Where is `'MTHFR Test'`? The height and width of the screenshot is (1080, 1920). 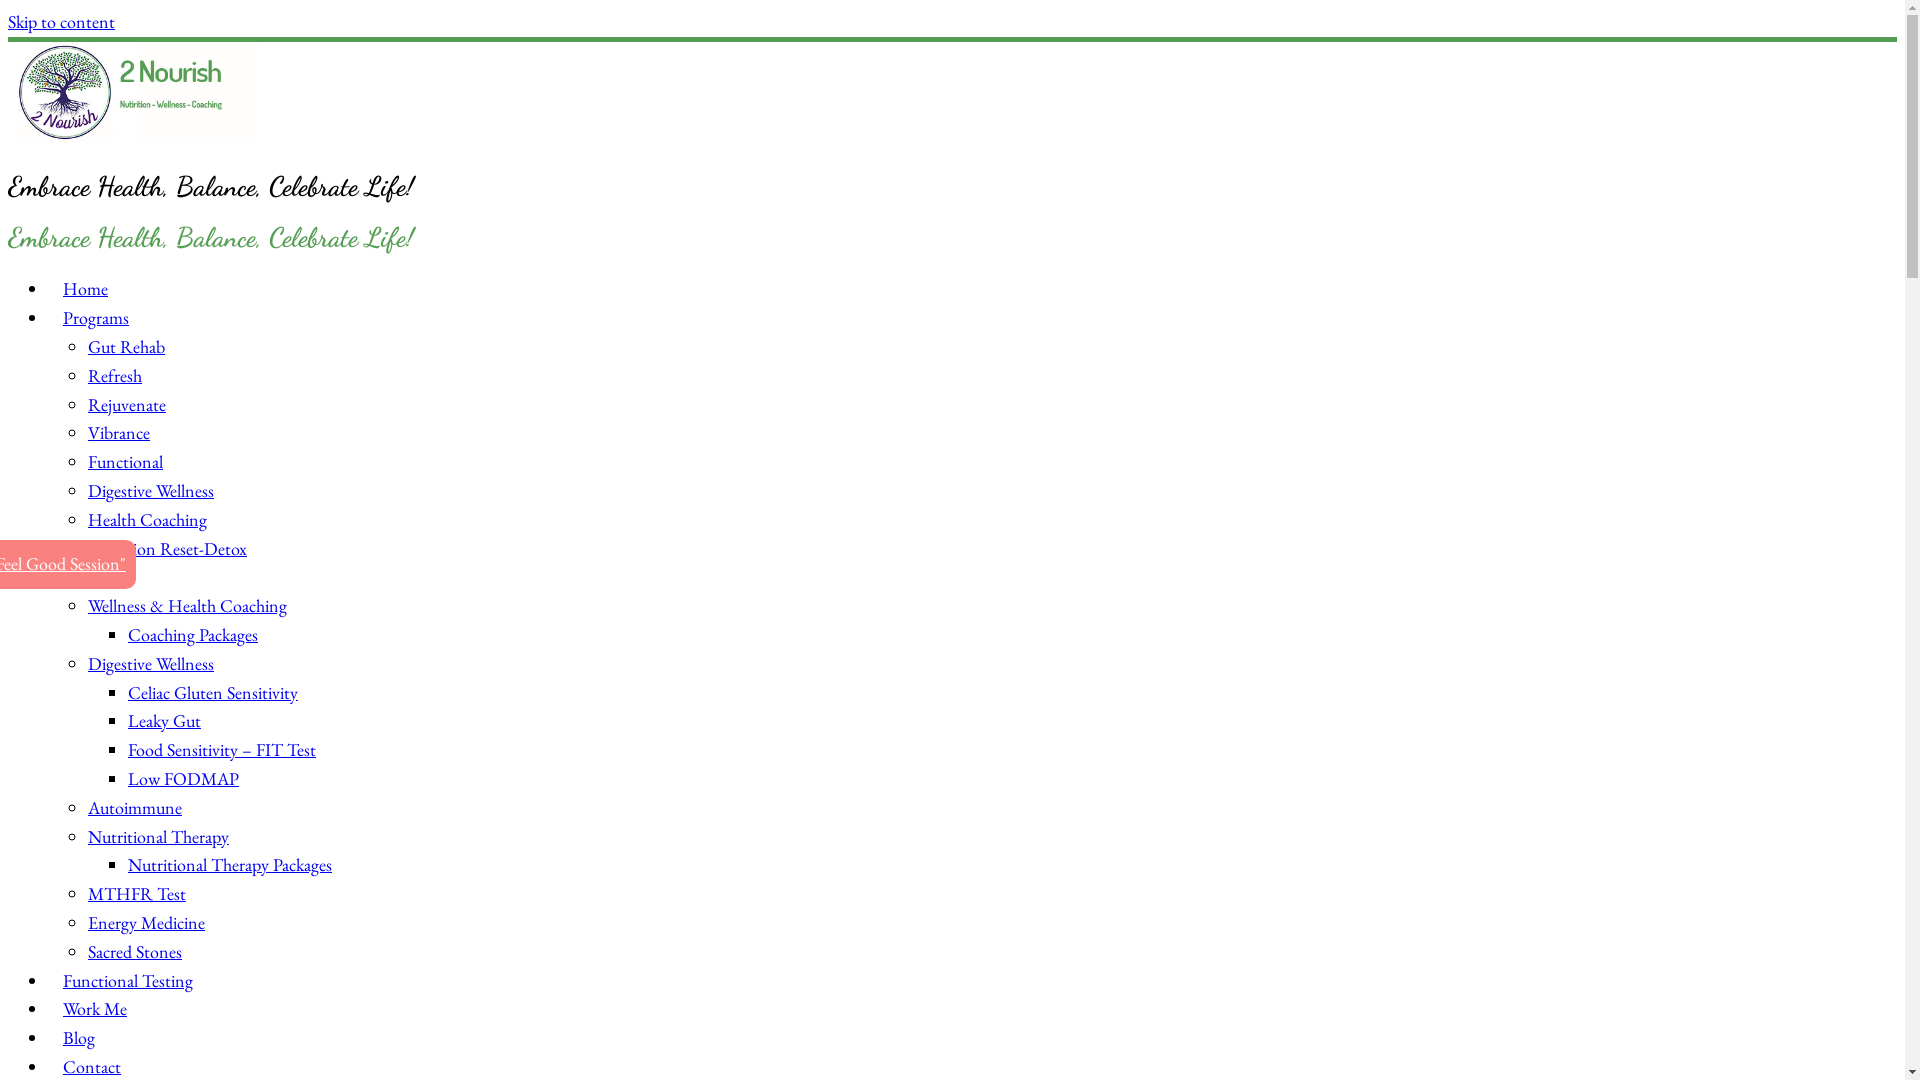
'MTHFR Test' is located at coordinates (136, 892).